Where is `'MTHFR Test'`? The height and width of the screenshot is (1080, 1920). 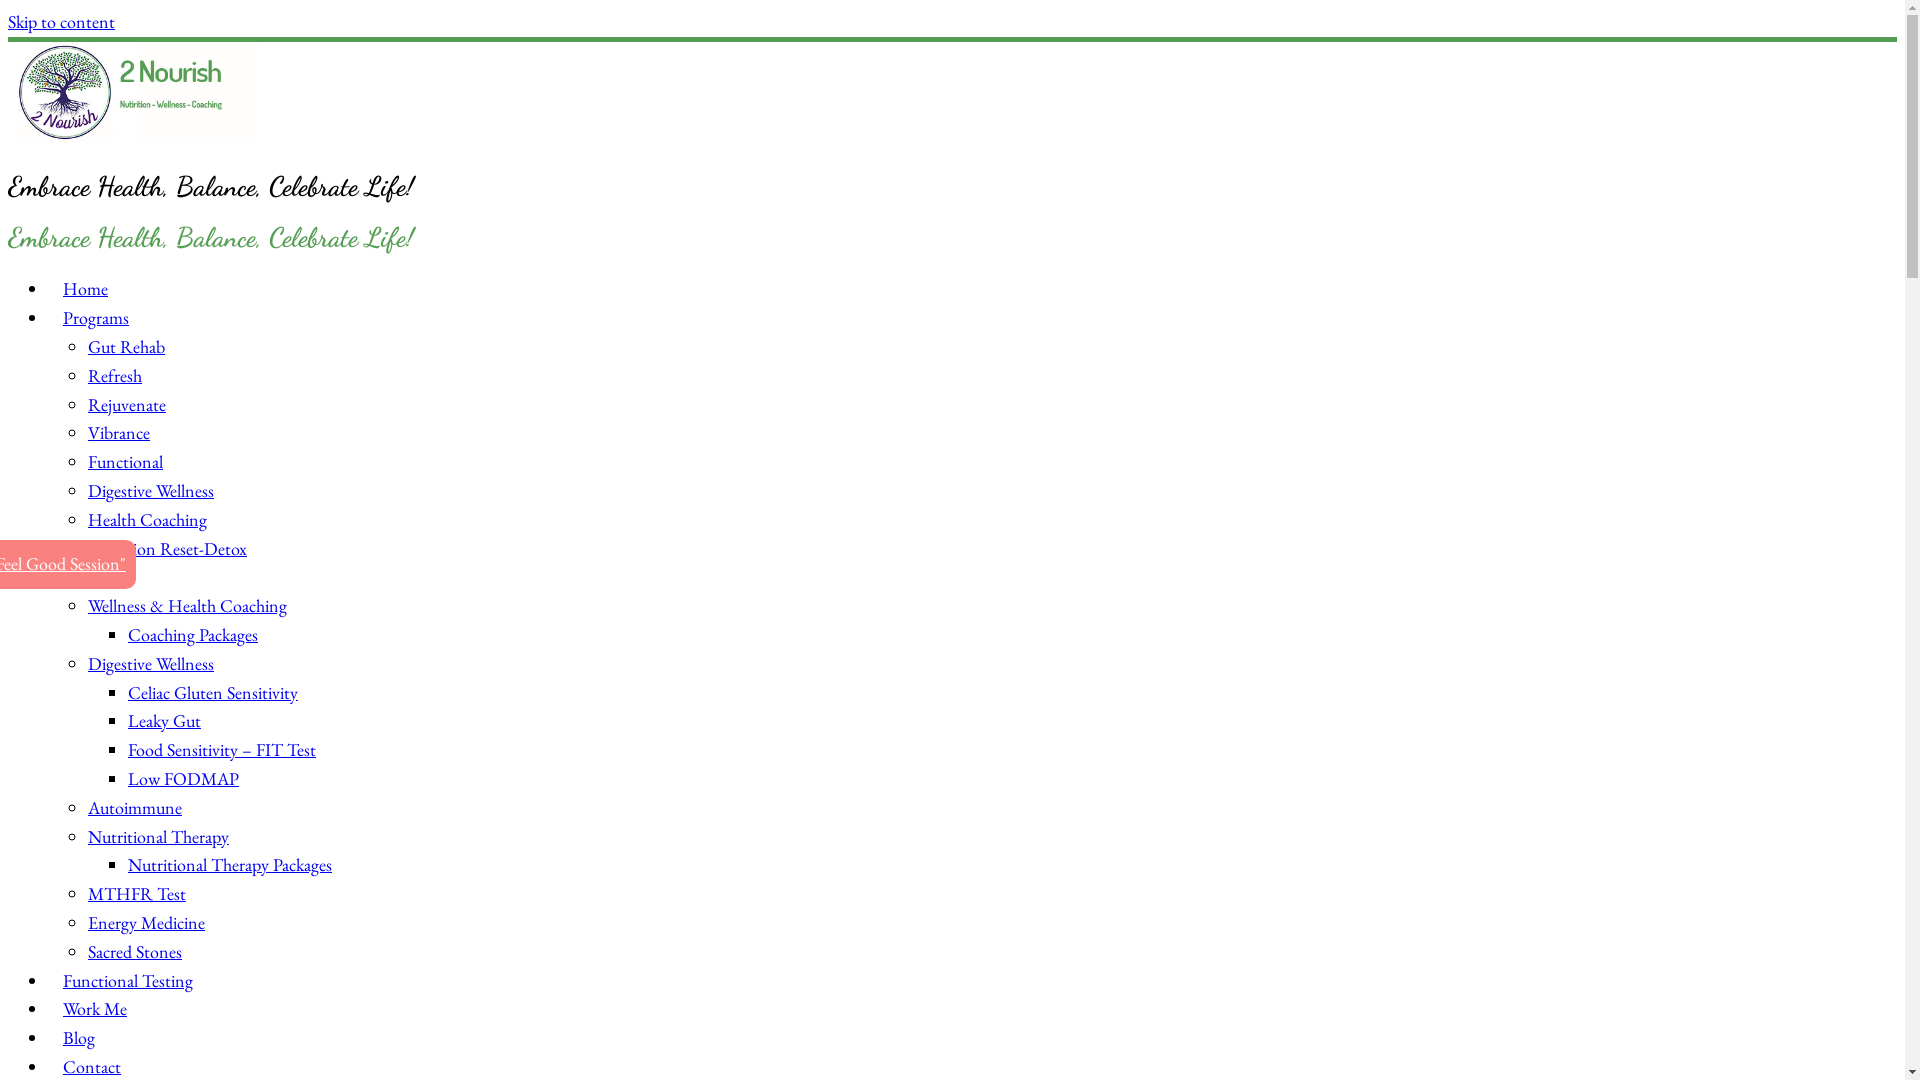
'MTHFR Test' is located at coordinates (136, 892).